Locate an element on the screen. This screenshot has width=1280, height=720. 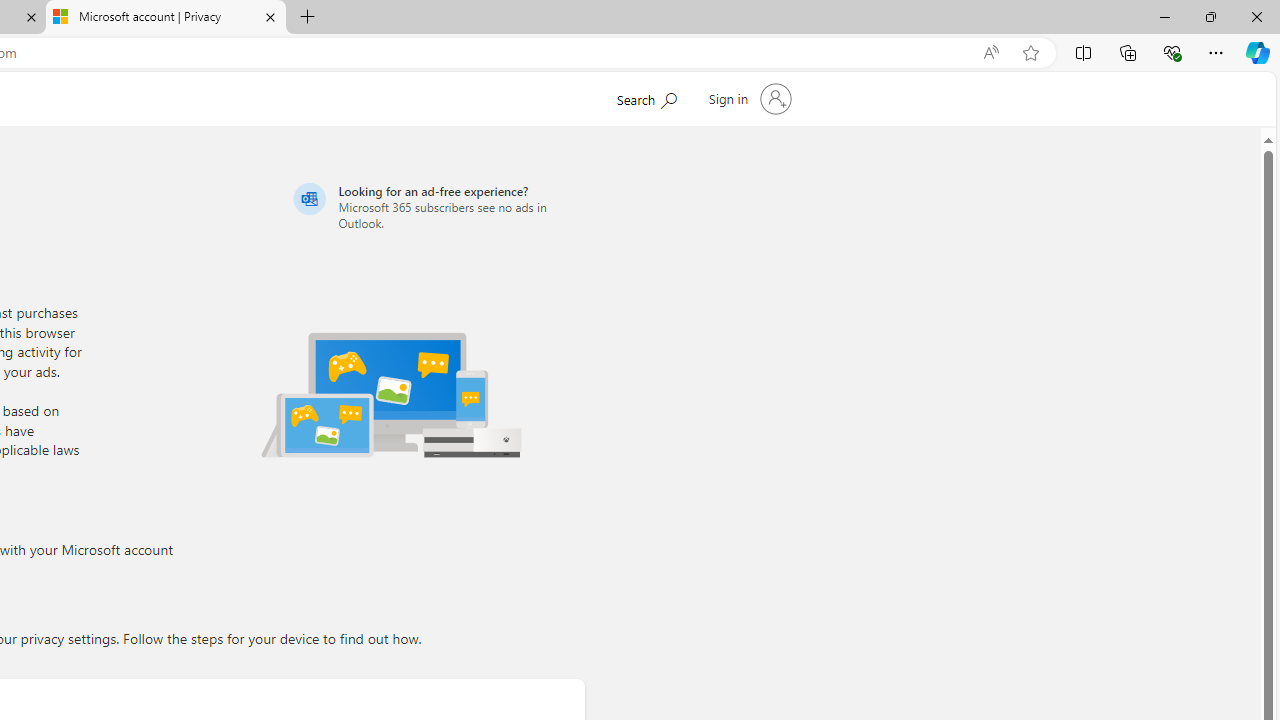
'Close tab' is located at coordinates (269, 17).